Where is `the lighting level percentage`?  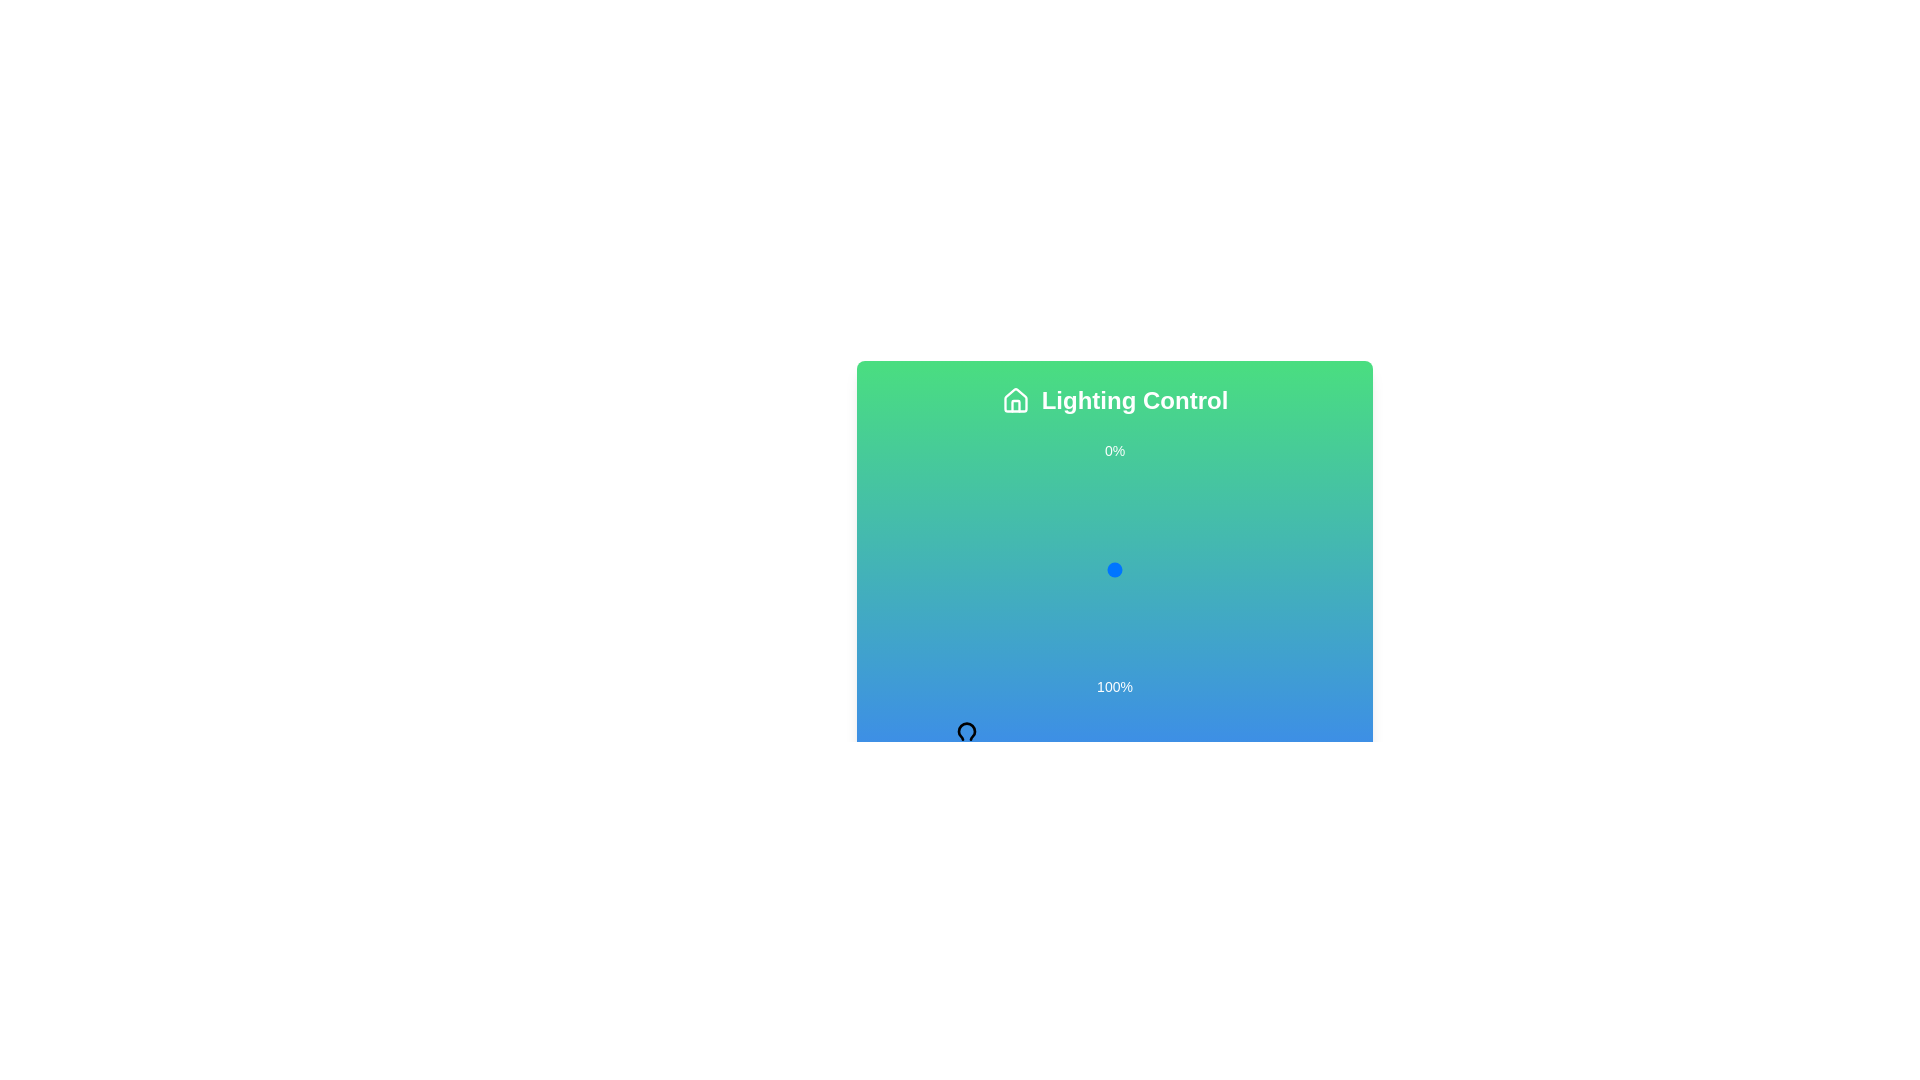
the lighting level percentage is located at coordinates (1179, 569).